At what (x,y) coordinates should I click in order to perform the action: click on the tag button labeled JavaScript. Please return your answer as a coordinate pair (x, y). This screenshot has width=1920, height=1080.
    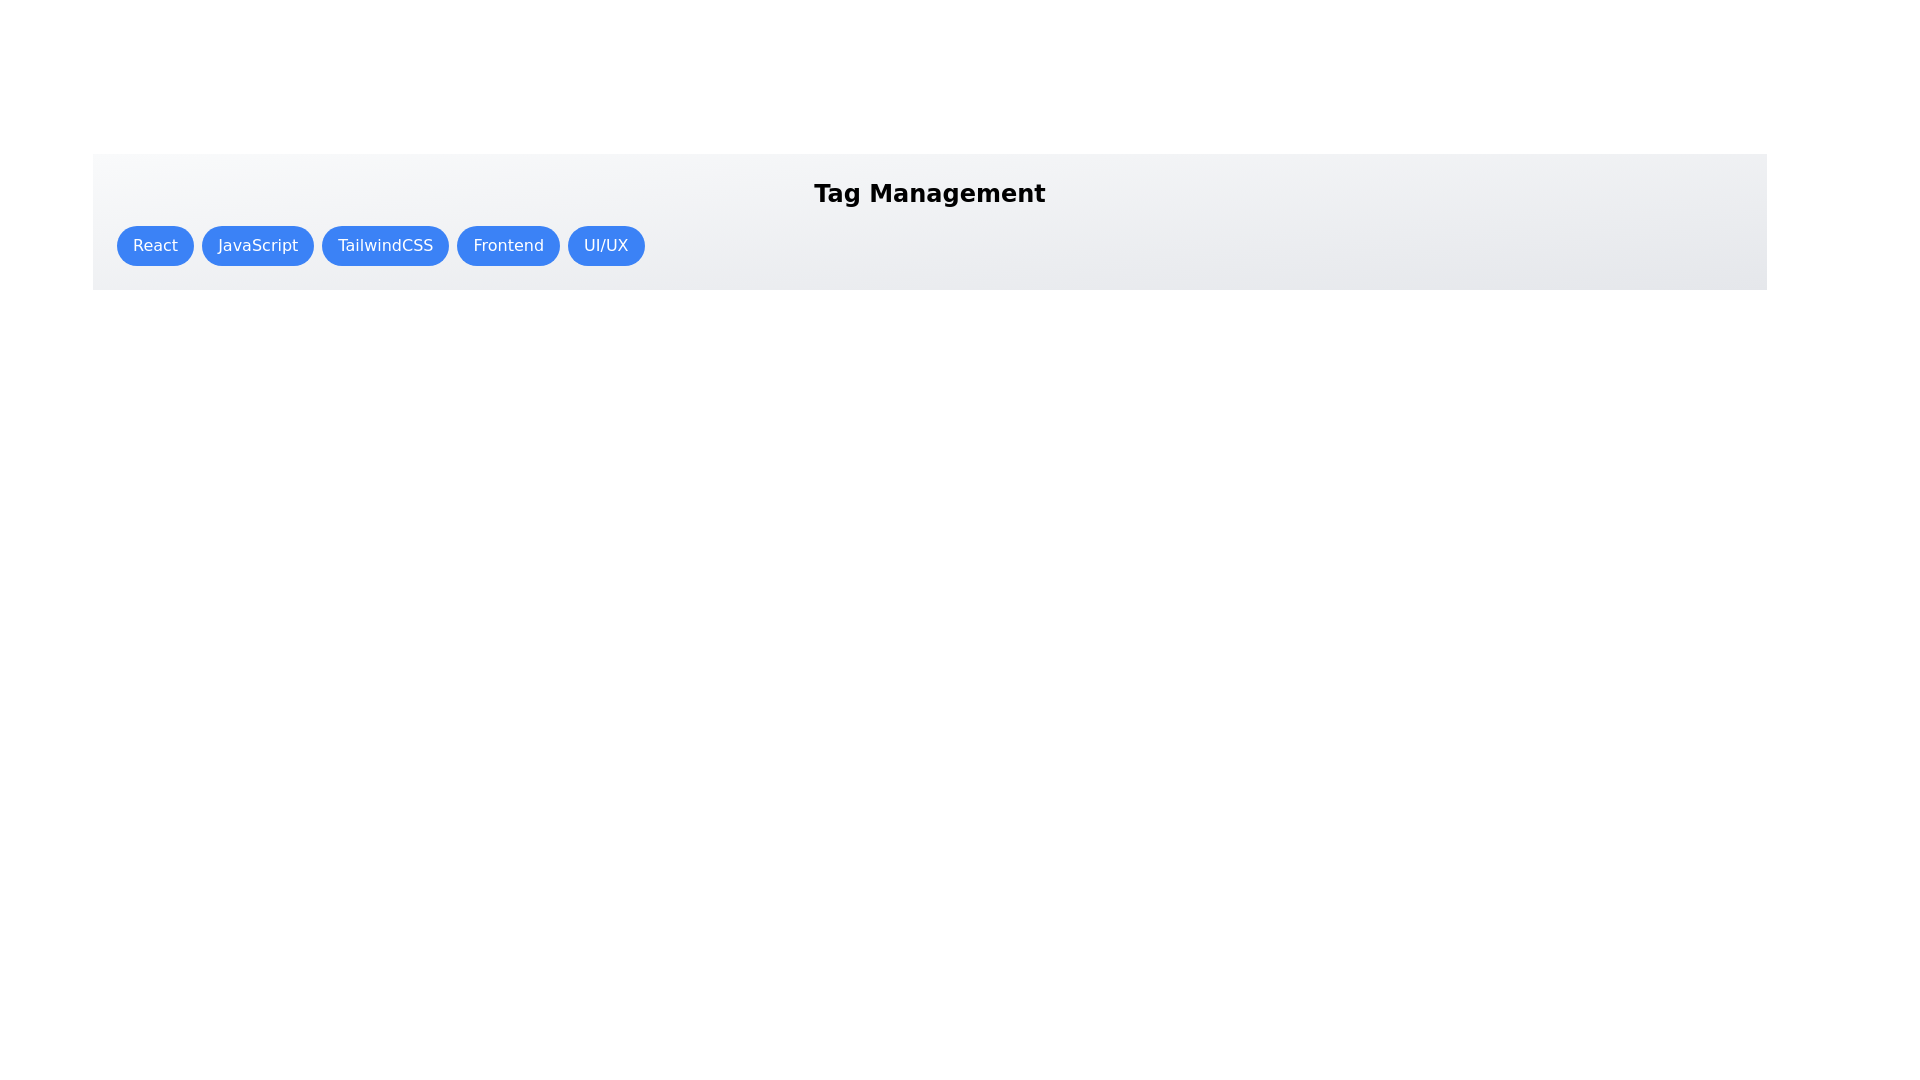
    Looking at the image, I should click on (257, 245).